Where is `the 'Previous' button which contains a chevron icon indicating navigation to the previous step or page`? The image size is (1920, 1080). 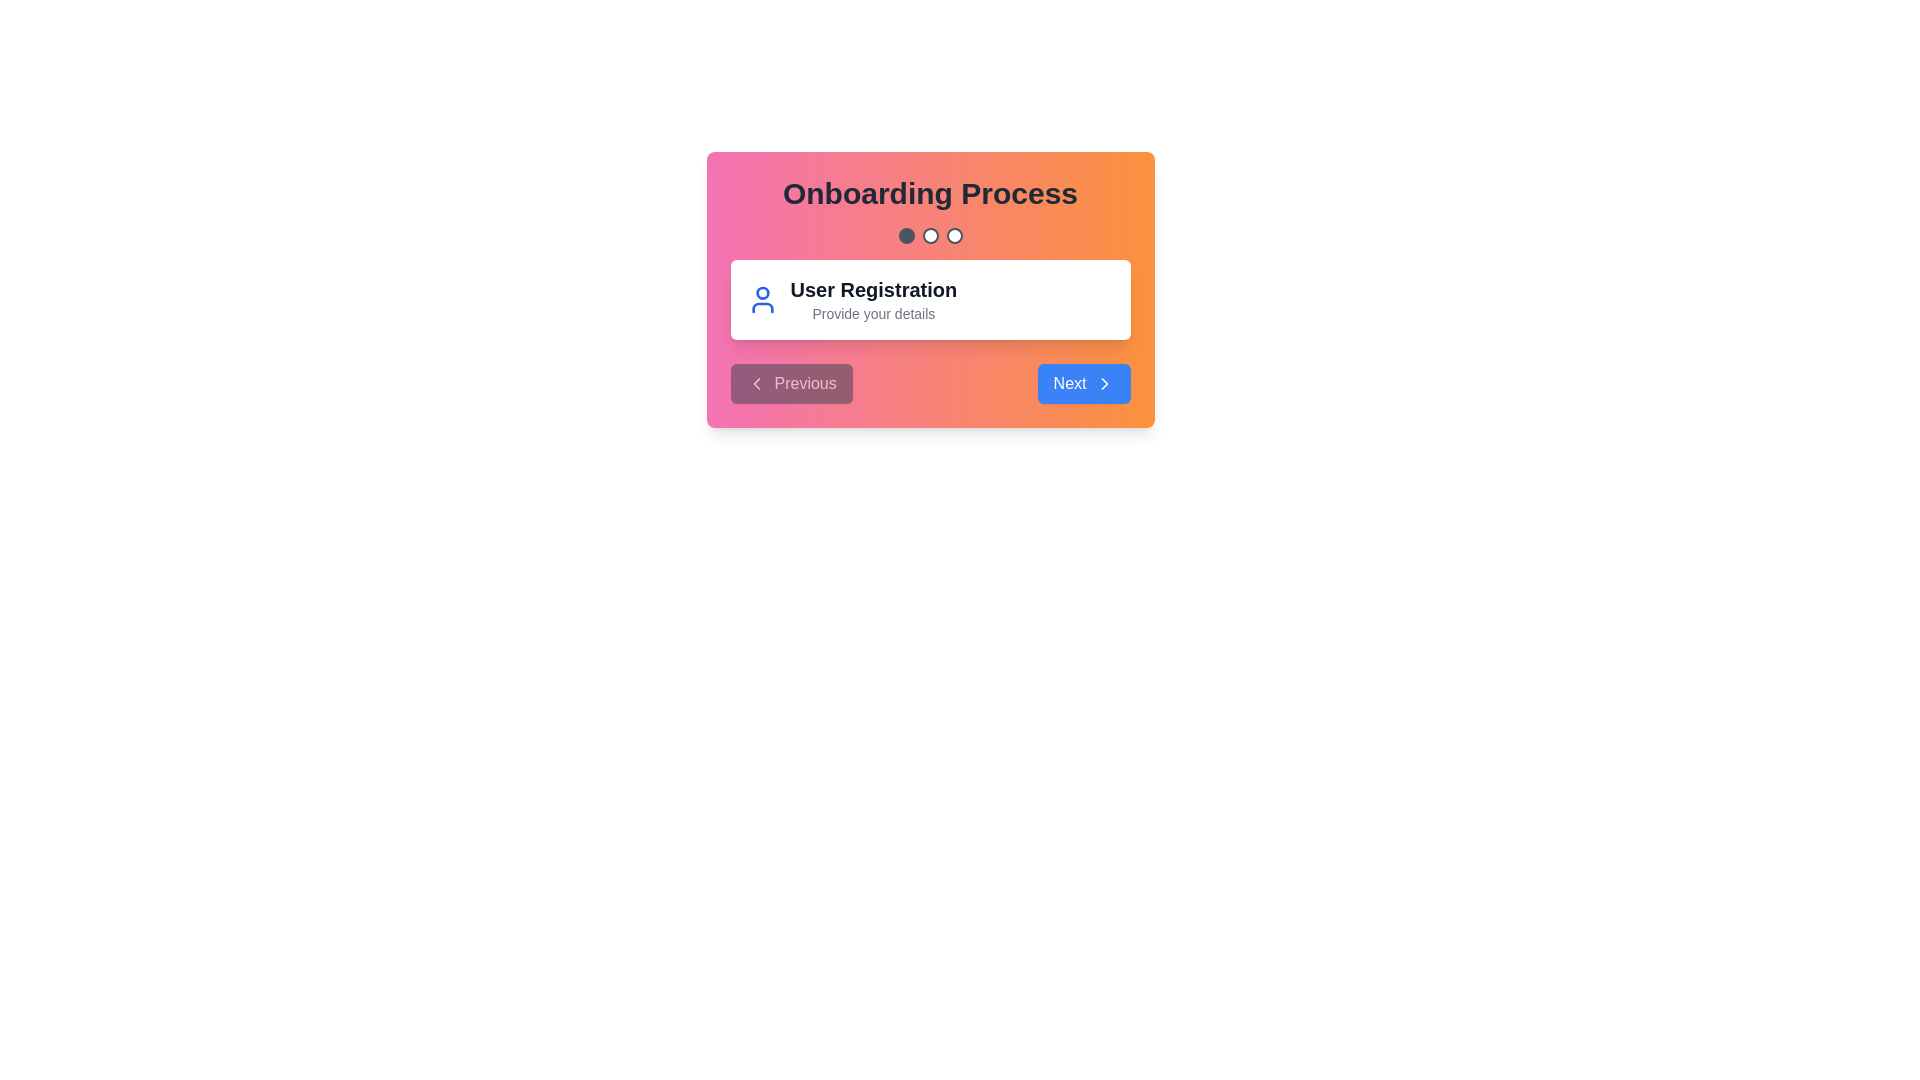
the 'Previous' button which contains a chevron icon indicating navigation to the previous step or page is located at coordinates (755, 384).